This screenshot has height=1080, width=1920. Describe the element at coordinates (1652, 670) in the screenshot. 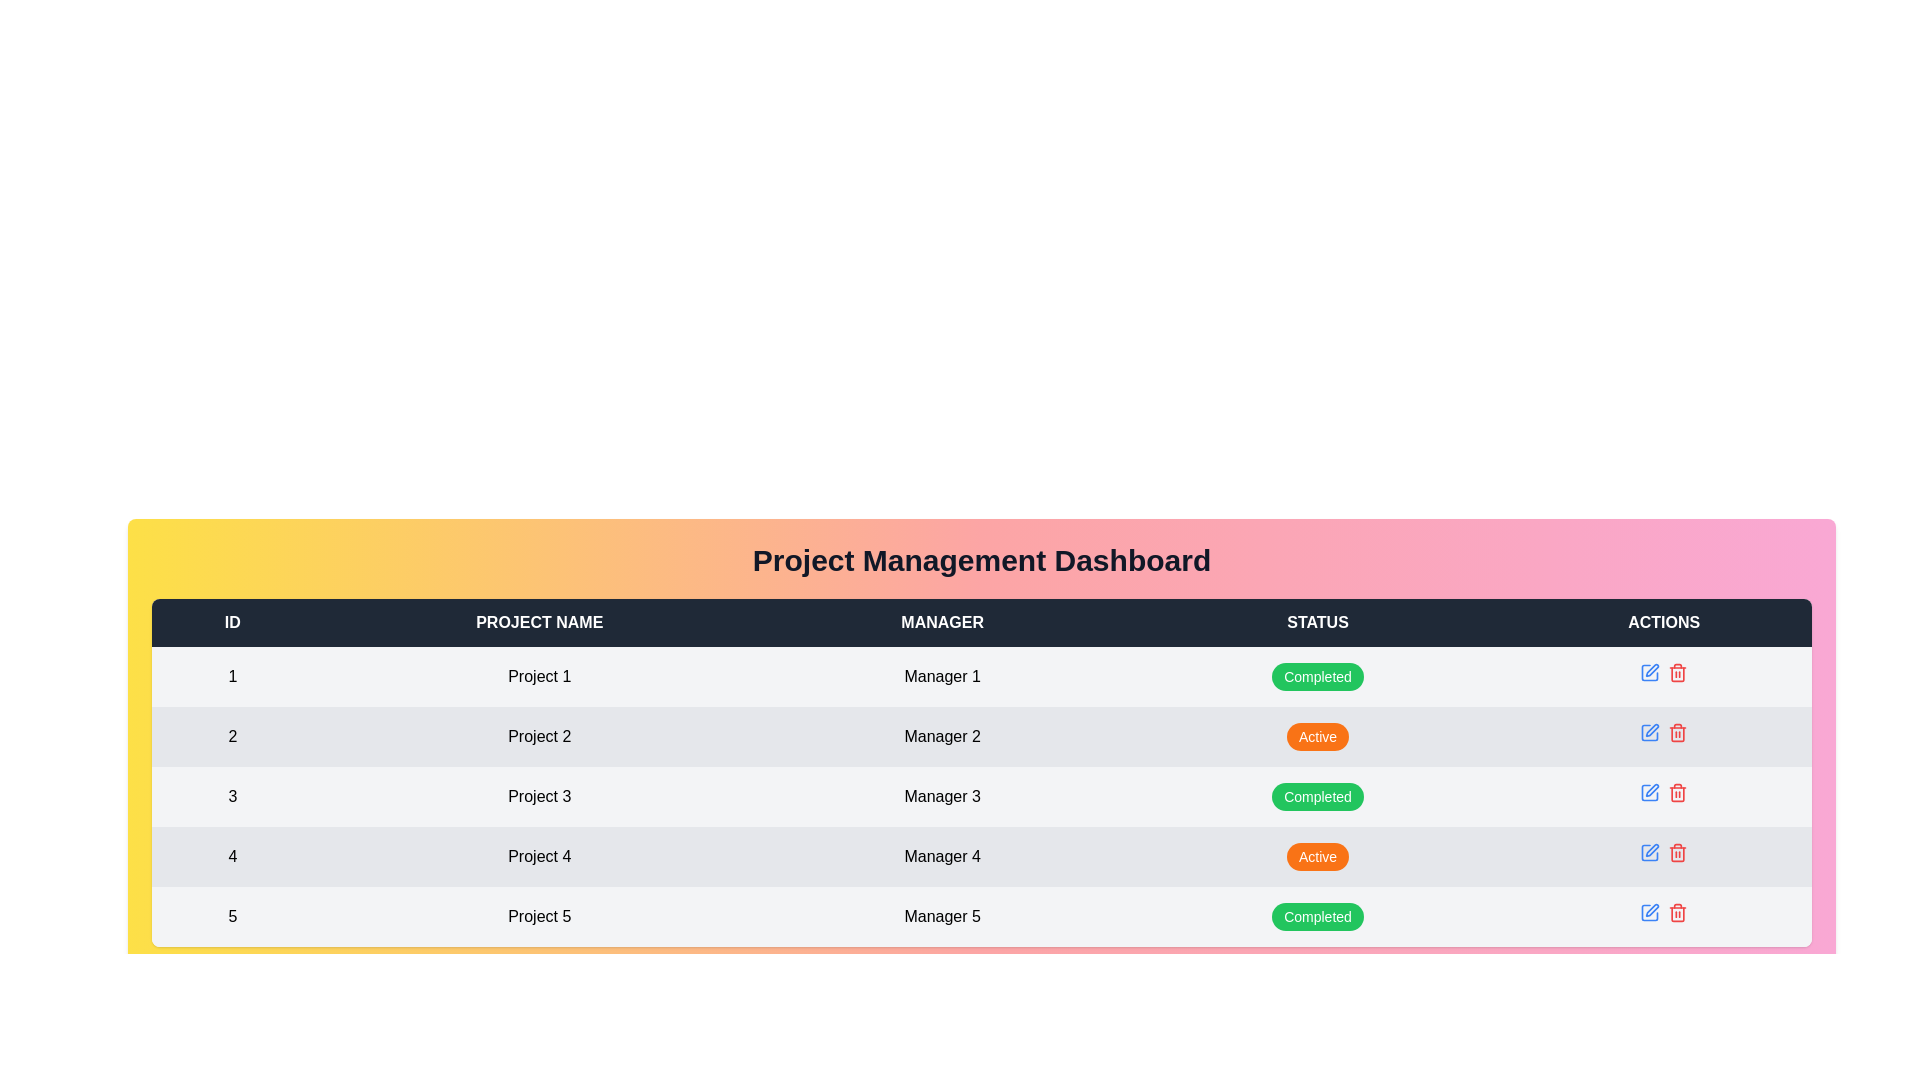

I see `the small blue outlined square icon with a red inner detail, resembling a pen or editing tool, located in the 'Actions' column of the fifth row of the project table` at that location.